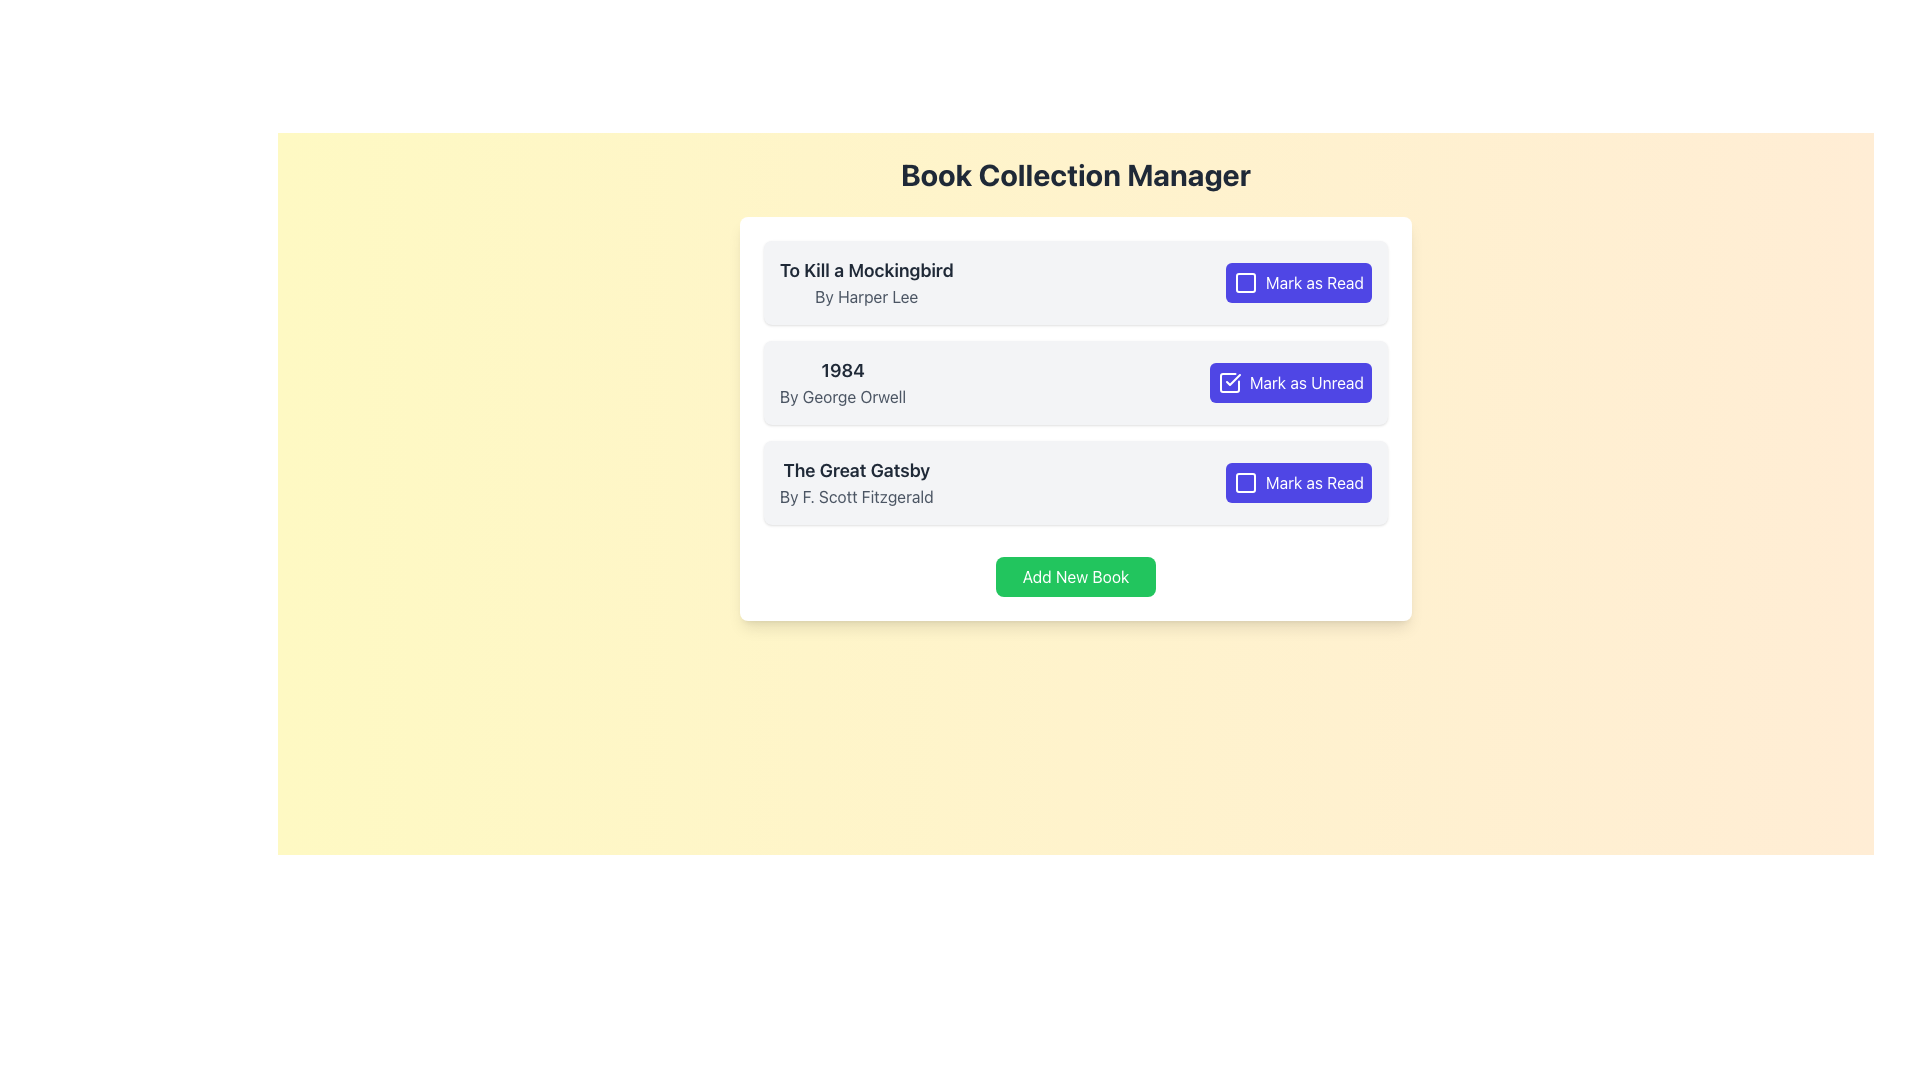 This screenshot has height=1080, width=1920. I want to click on the title of the book displayed in the list of book entries, located above the text 'By Harper Lee' within the Book Collection Manager card, so click(866, 270).